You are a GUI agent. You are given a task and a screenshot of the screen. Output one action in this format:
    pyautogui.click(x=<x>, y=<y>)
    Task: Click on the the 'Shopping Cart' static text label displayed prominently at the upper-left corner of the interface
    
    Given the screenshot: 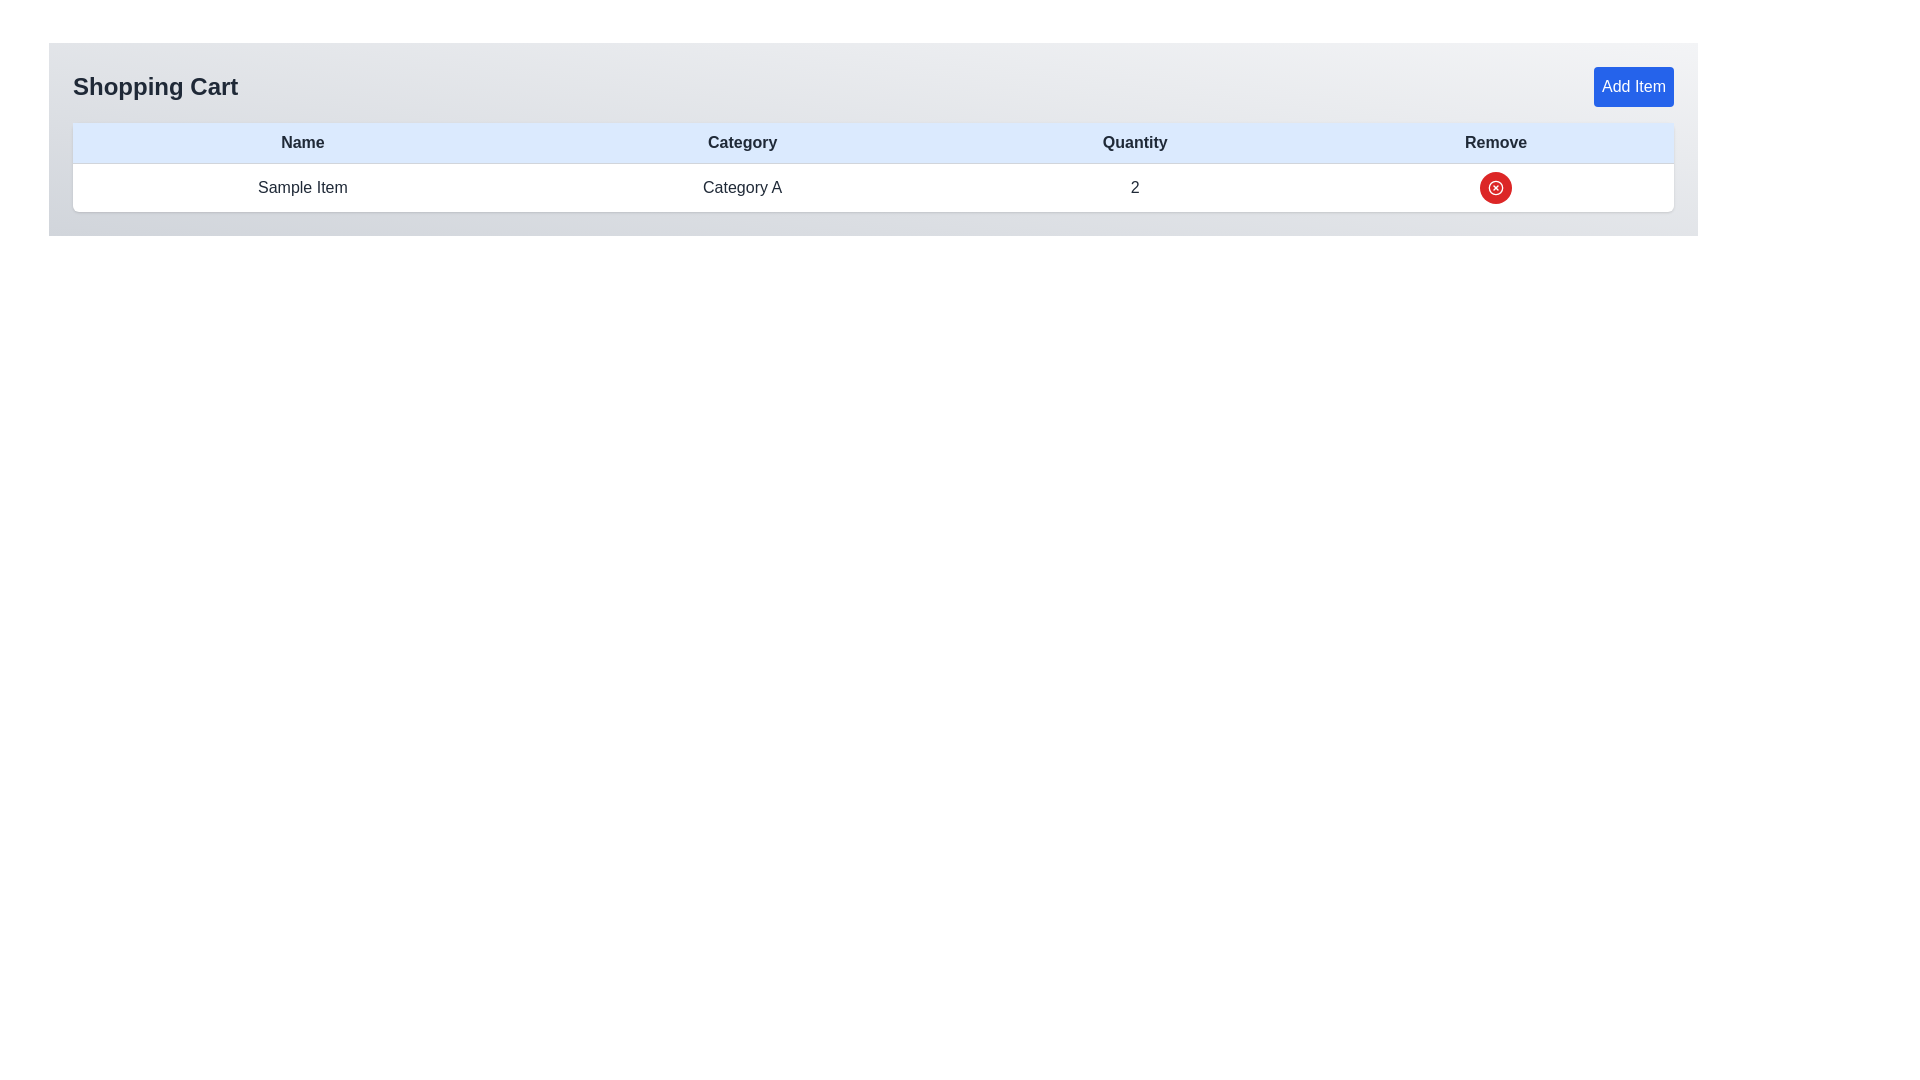 What is the action you would take?
    pyautogui.click(x=154, y=86)
    